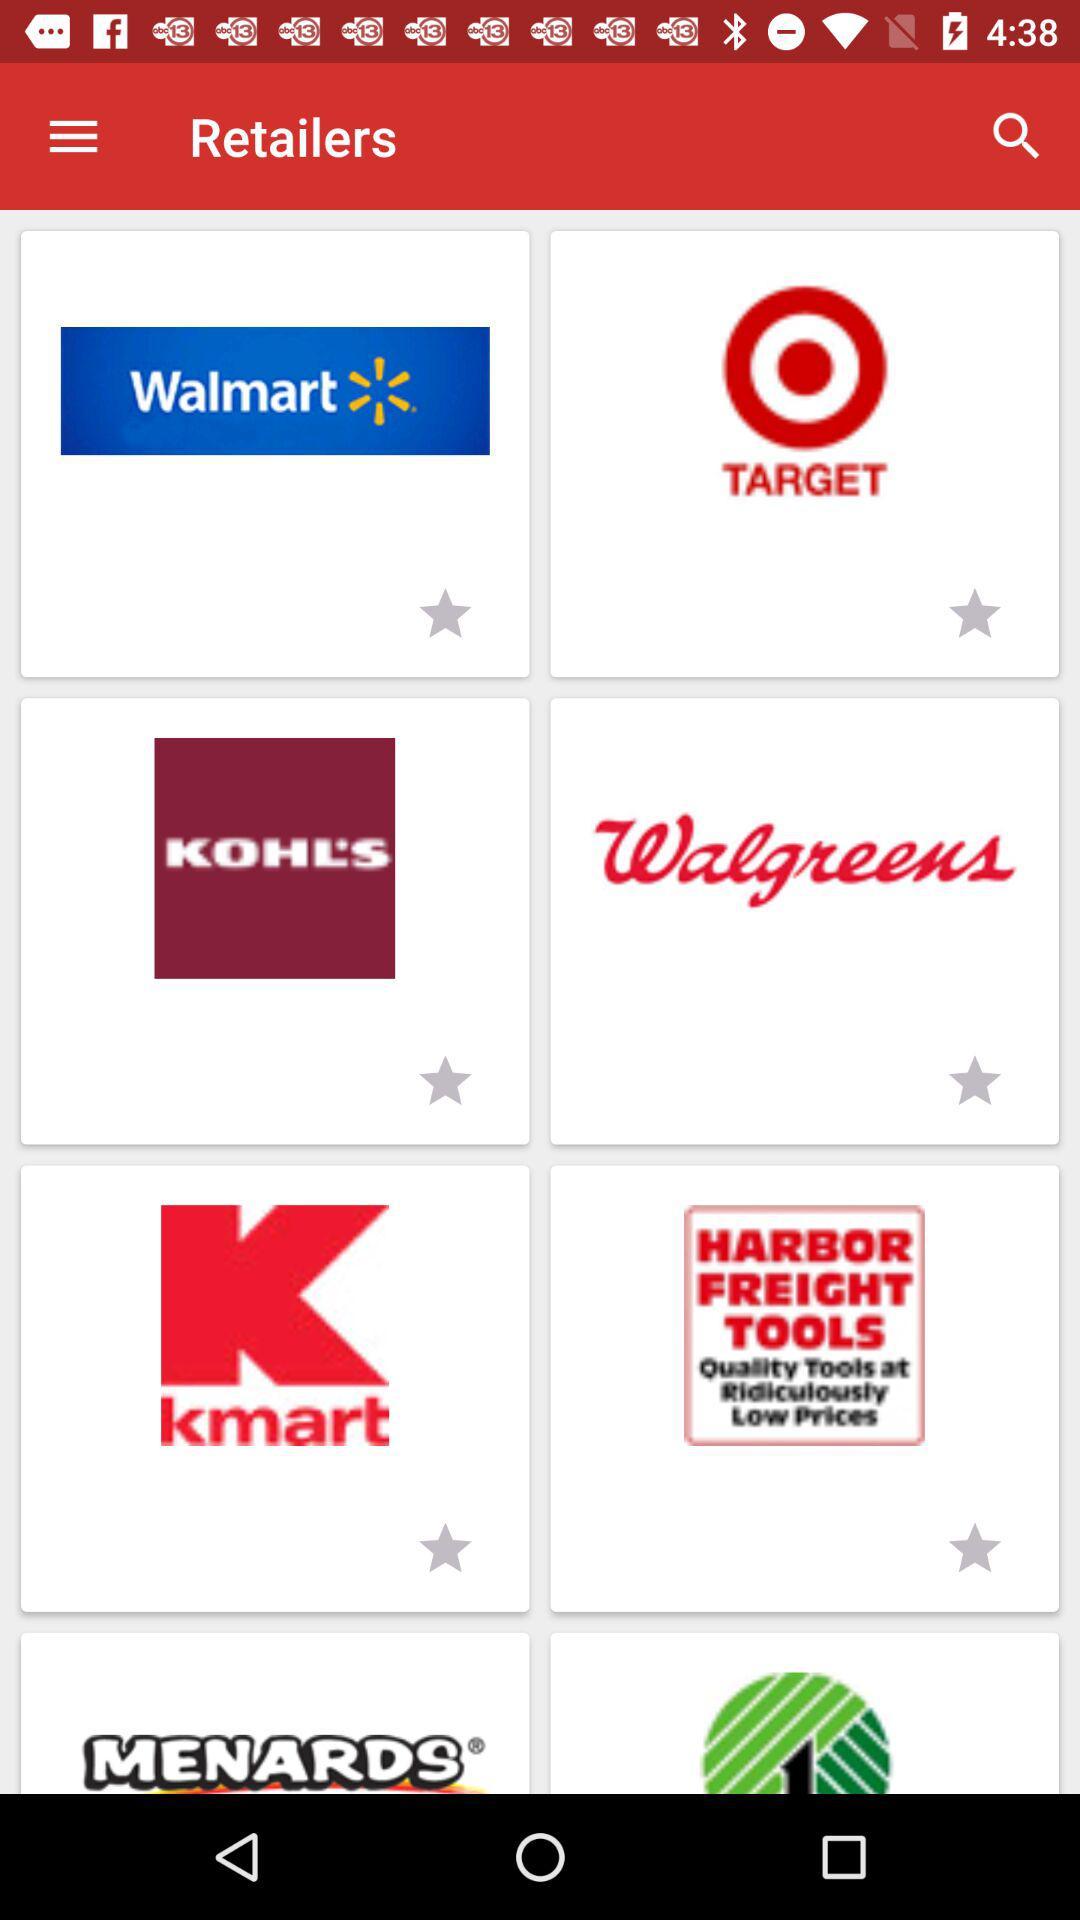 The width and height of the screenshot is (1080, 1920). Describe the element at coordinates (1017, 135) in the screenshot. I see `item next to the retailers item` at that location.